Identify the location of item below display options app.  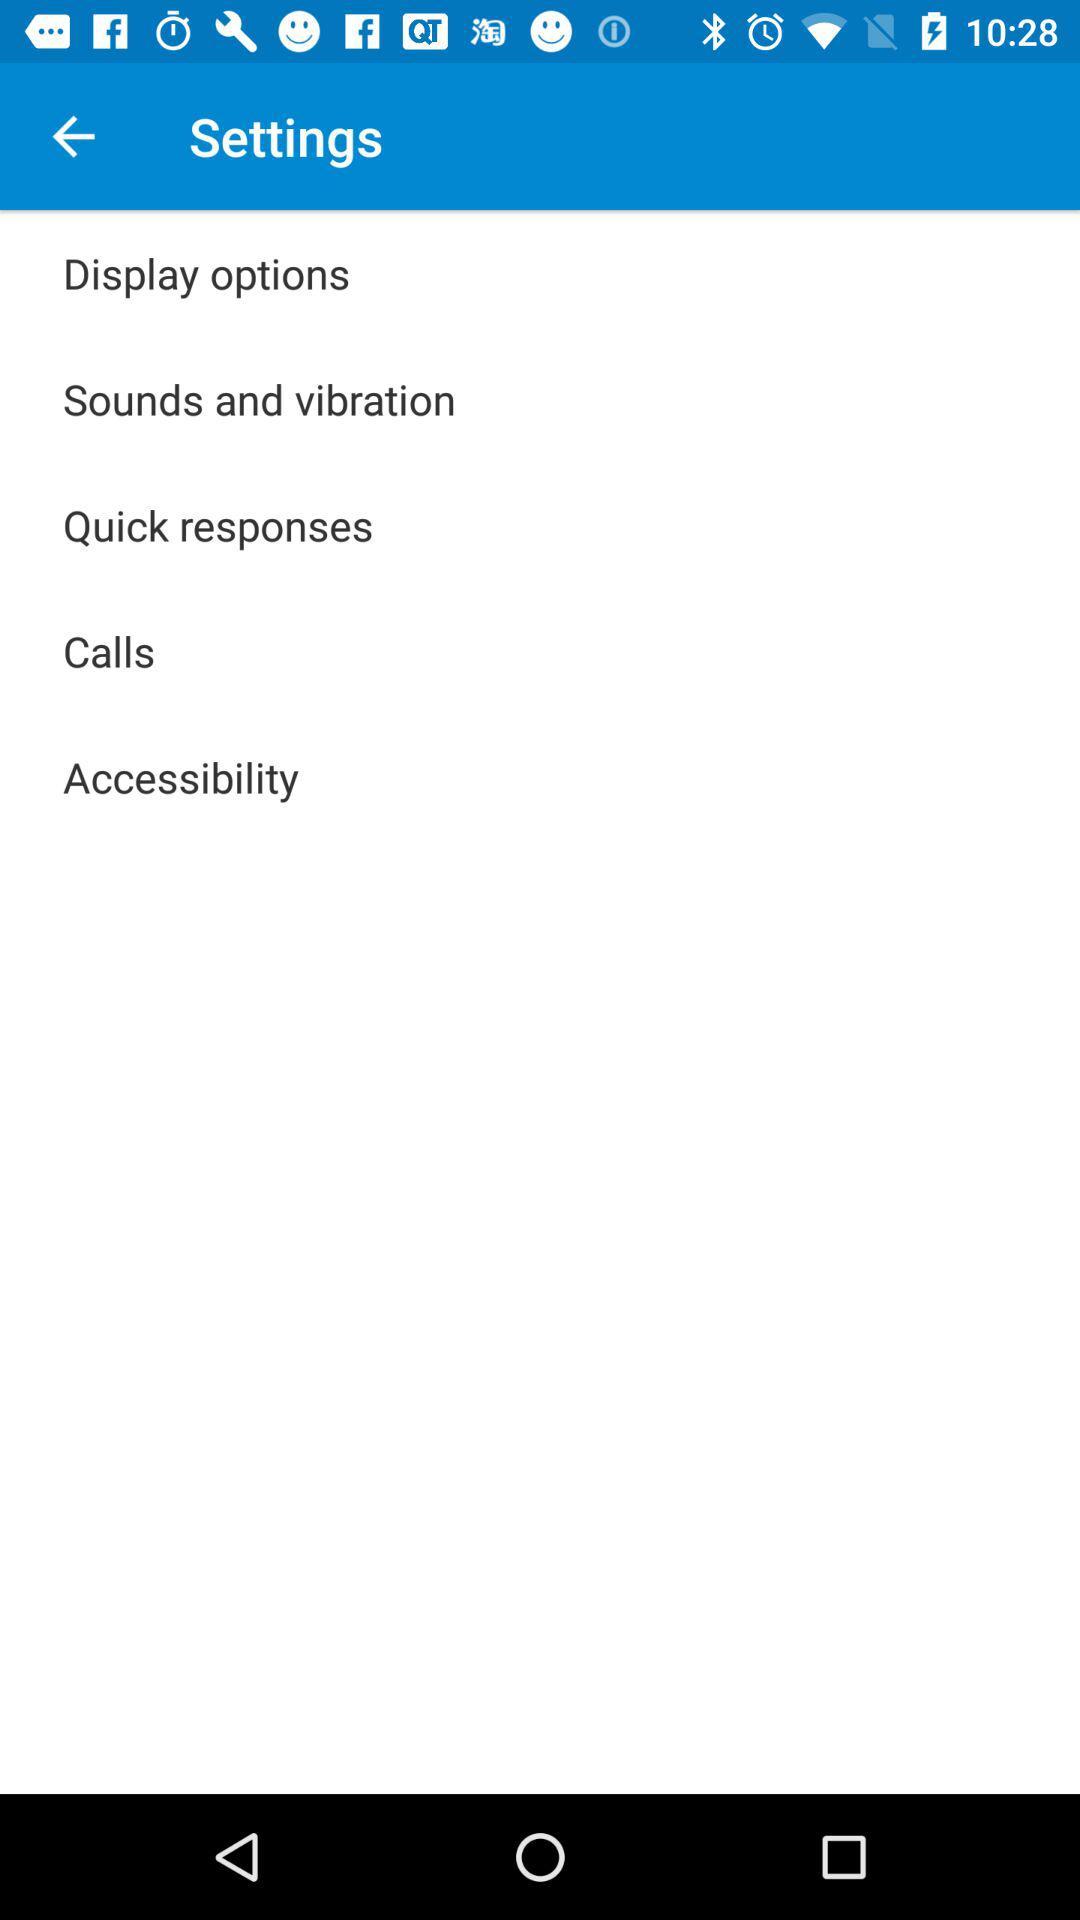
(258, 398).